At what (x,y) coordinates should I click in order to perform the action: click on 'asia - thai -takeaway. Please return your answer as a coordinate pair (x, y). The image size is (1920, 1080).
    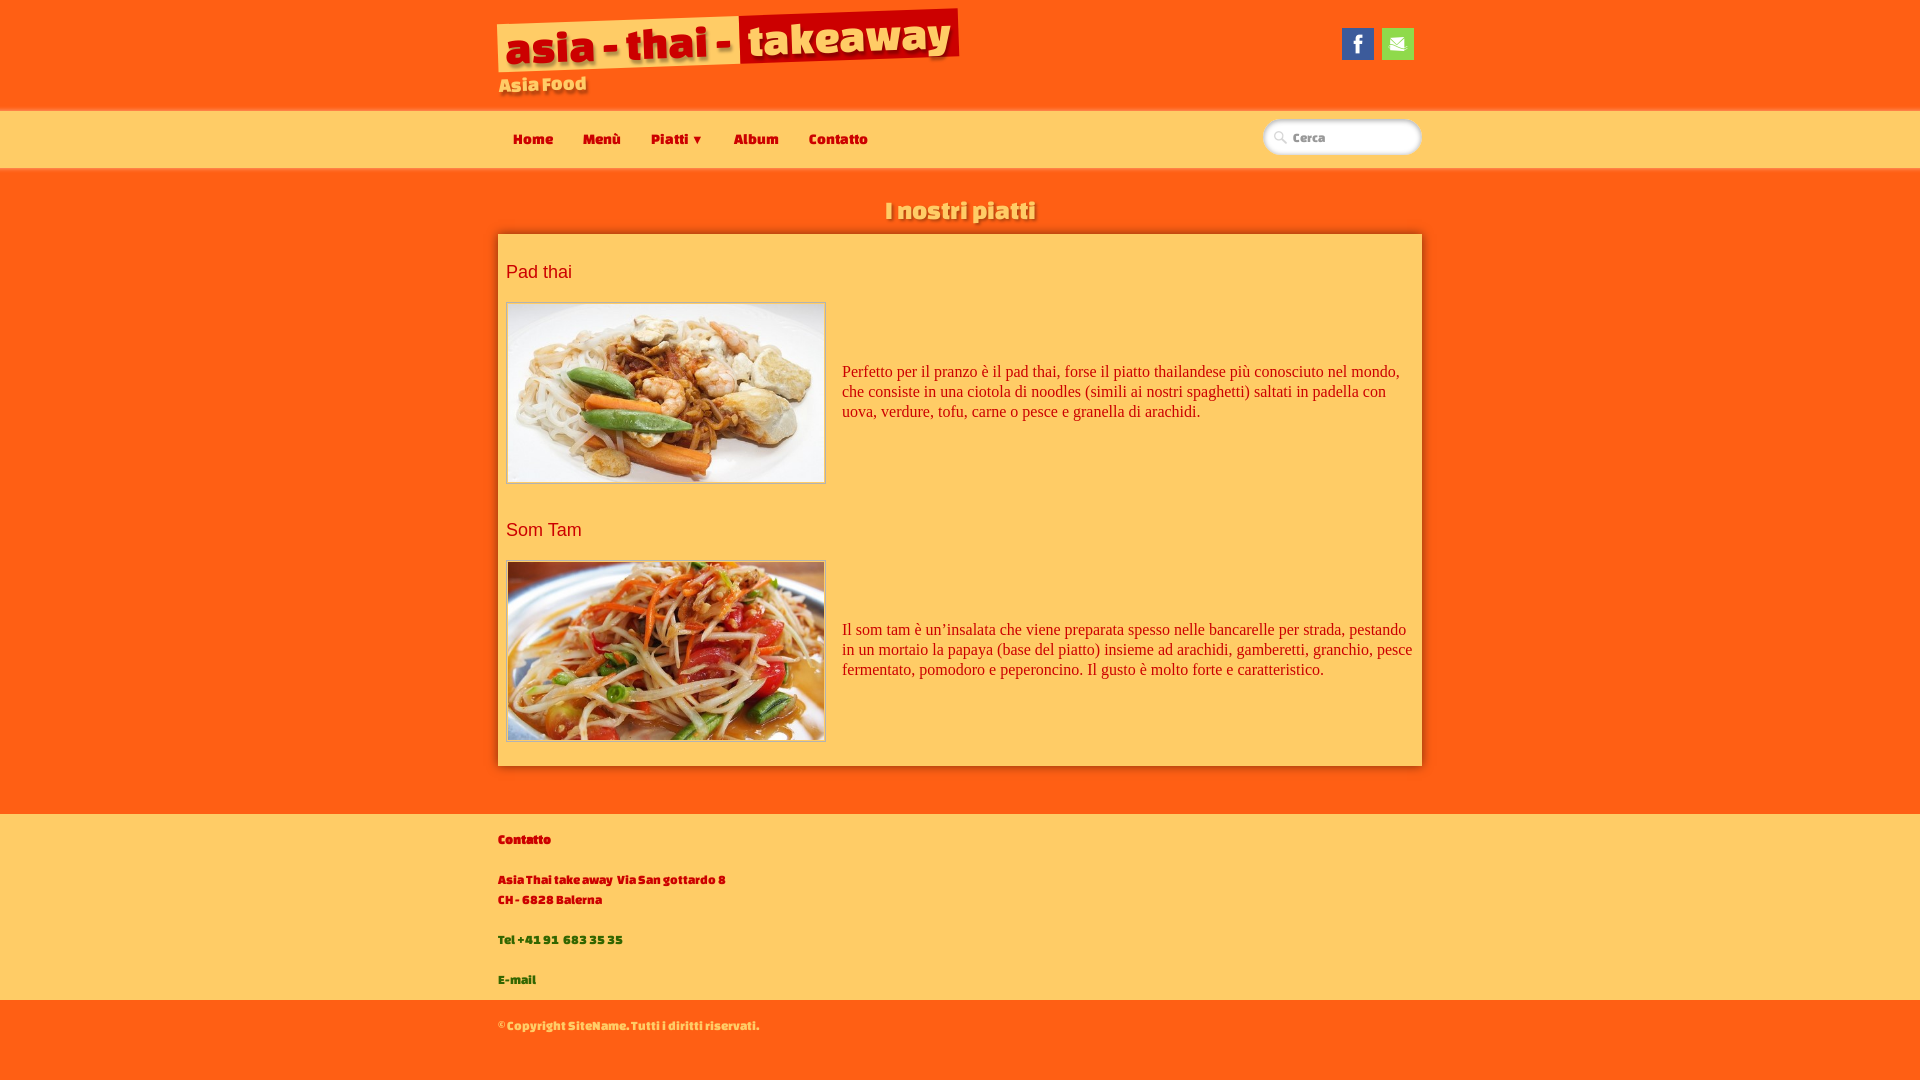
    Looking at the image, I should click on (733, 43).